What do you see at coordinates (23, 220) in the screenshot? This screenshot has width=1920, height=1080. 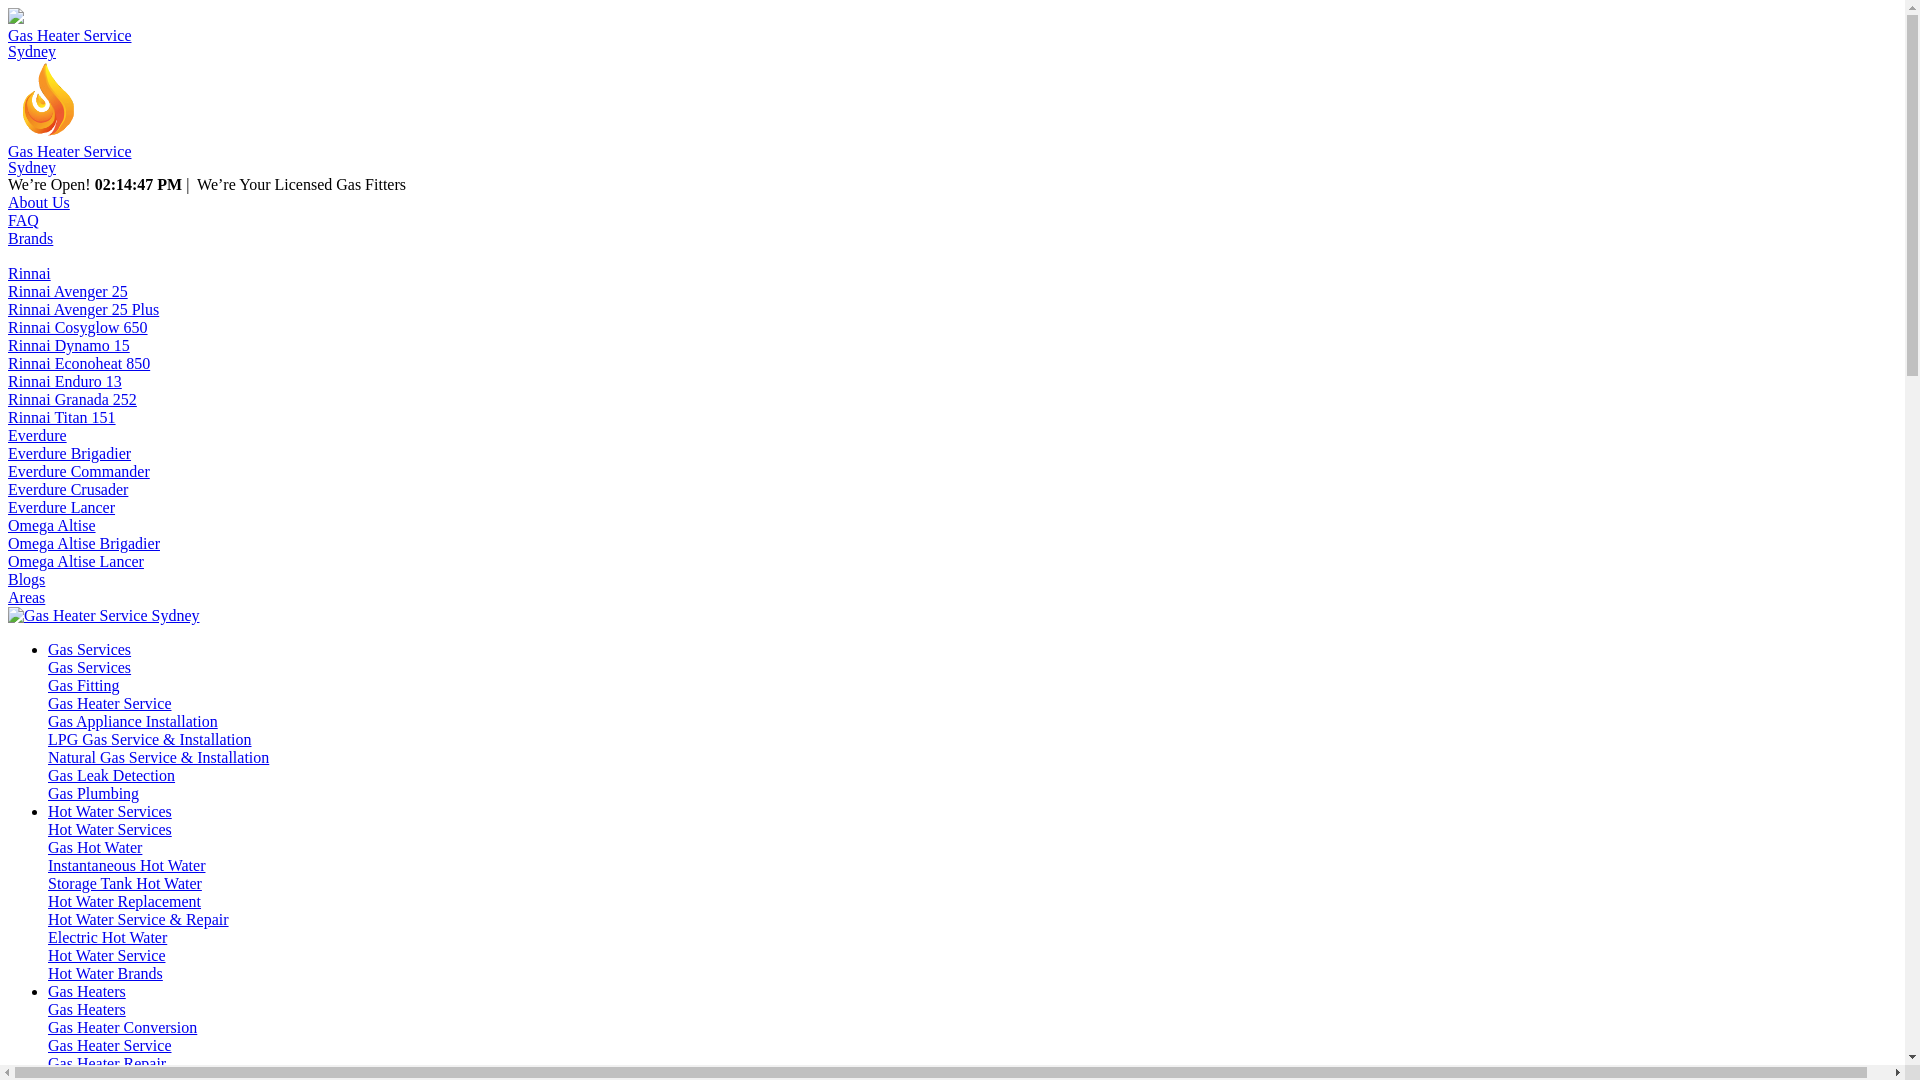 I see `'FAQ'` at bounding box center [23, 220].